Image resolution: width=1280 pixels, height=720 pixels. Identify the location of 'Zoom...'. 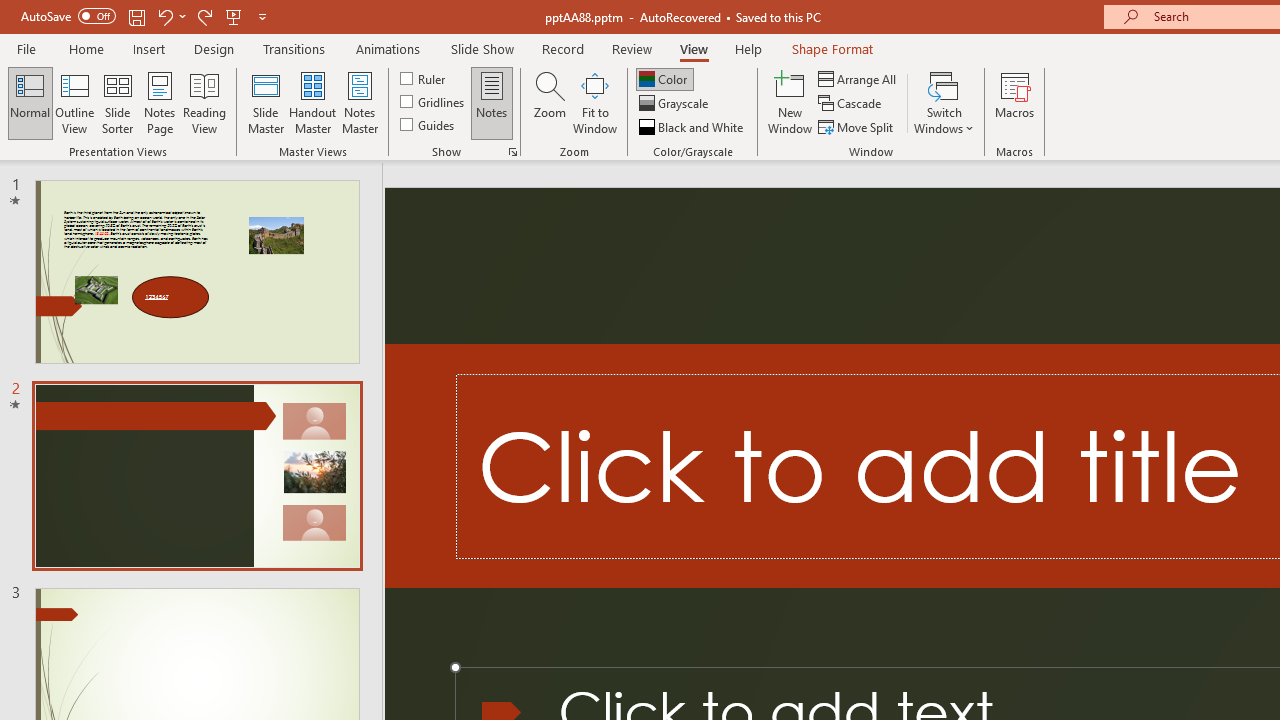
(549, 103).